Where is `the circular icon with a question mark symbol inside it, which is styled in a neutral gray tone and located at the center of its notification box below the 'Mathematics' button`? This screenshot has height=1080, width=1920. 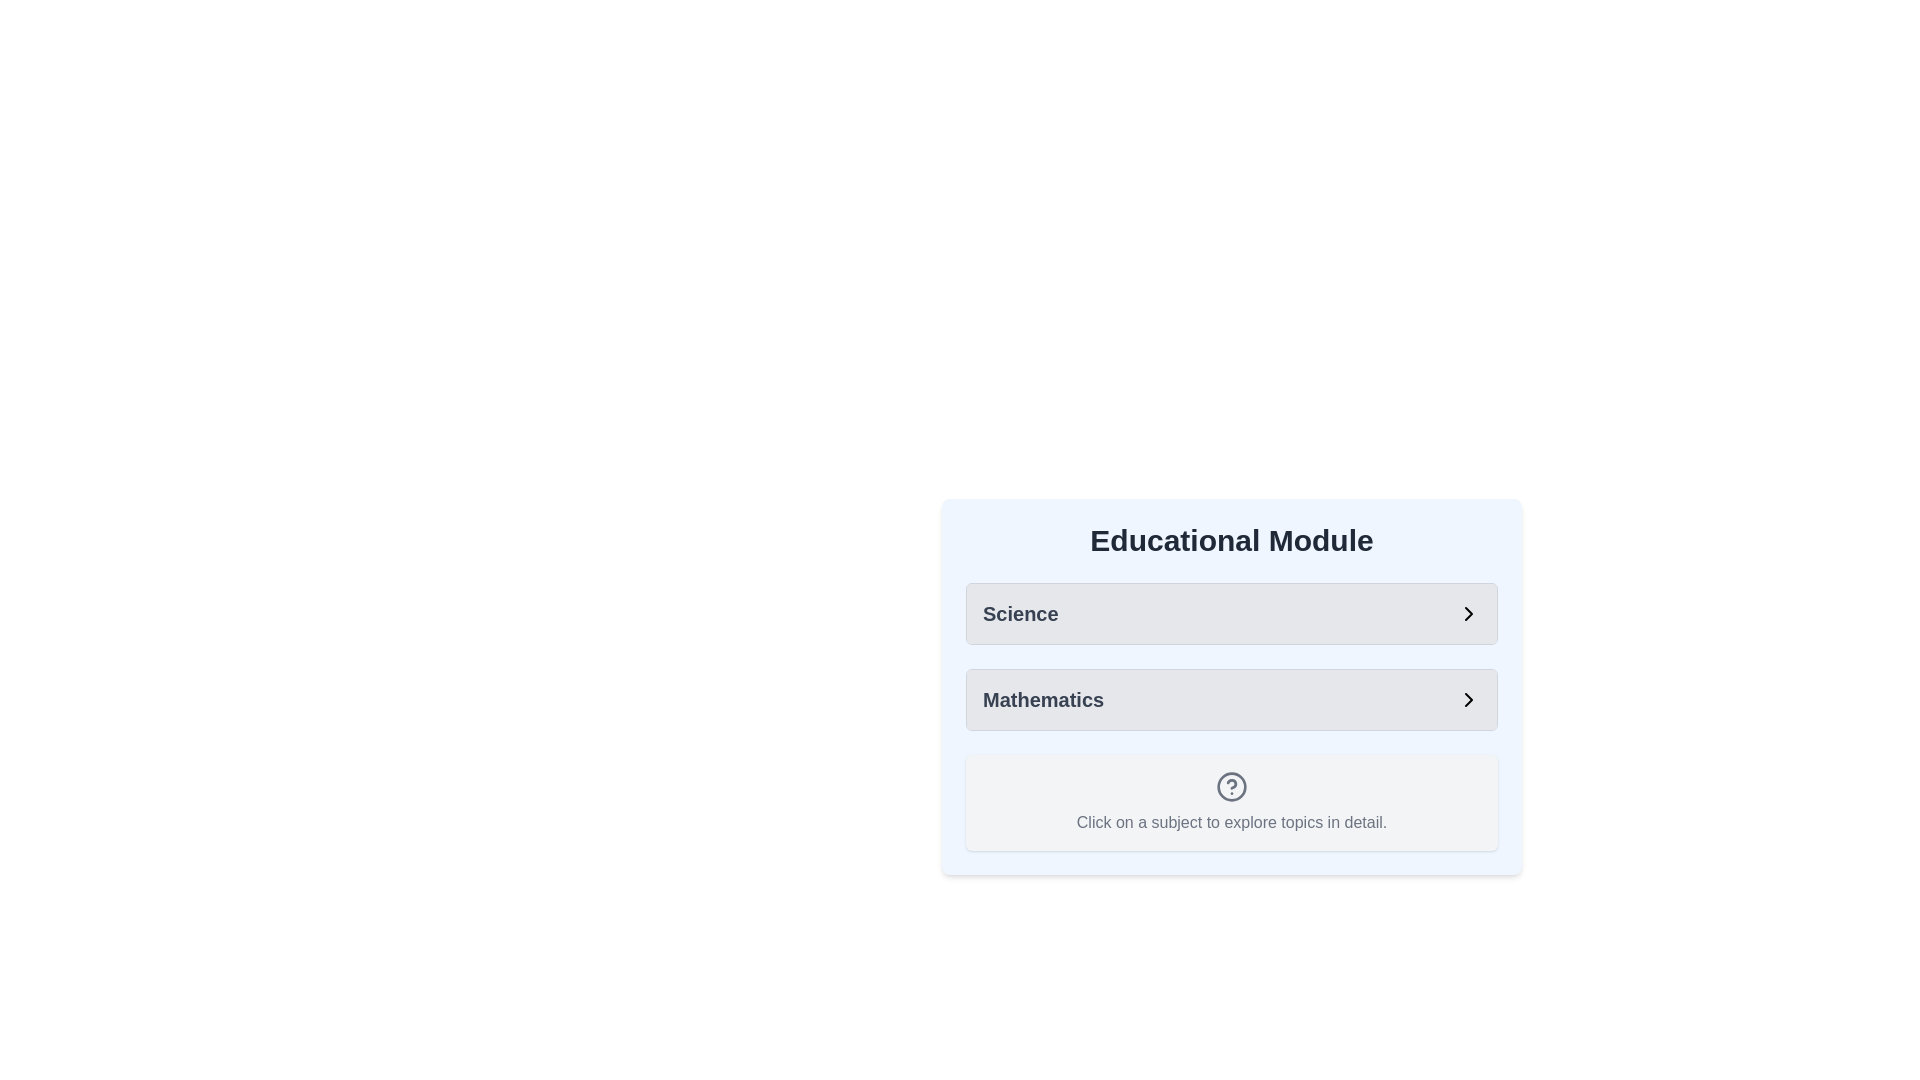
the circular icon with a question mark symbol inside it, which is styled in a neutral gray tone and located at the center of its notification box below the 'Mathematics' button is located at coordinates (1231, 785).